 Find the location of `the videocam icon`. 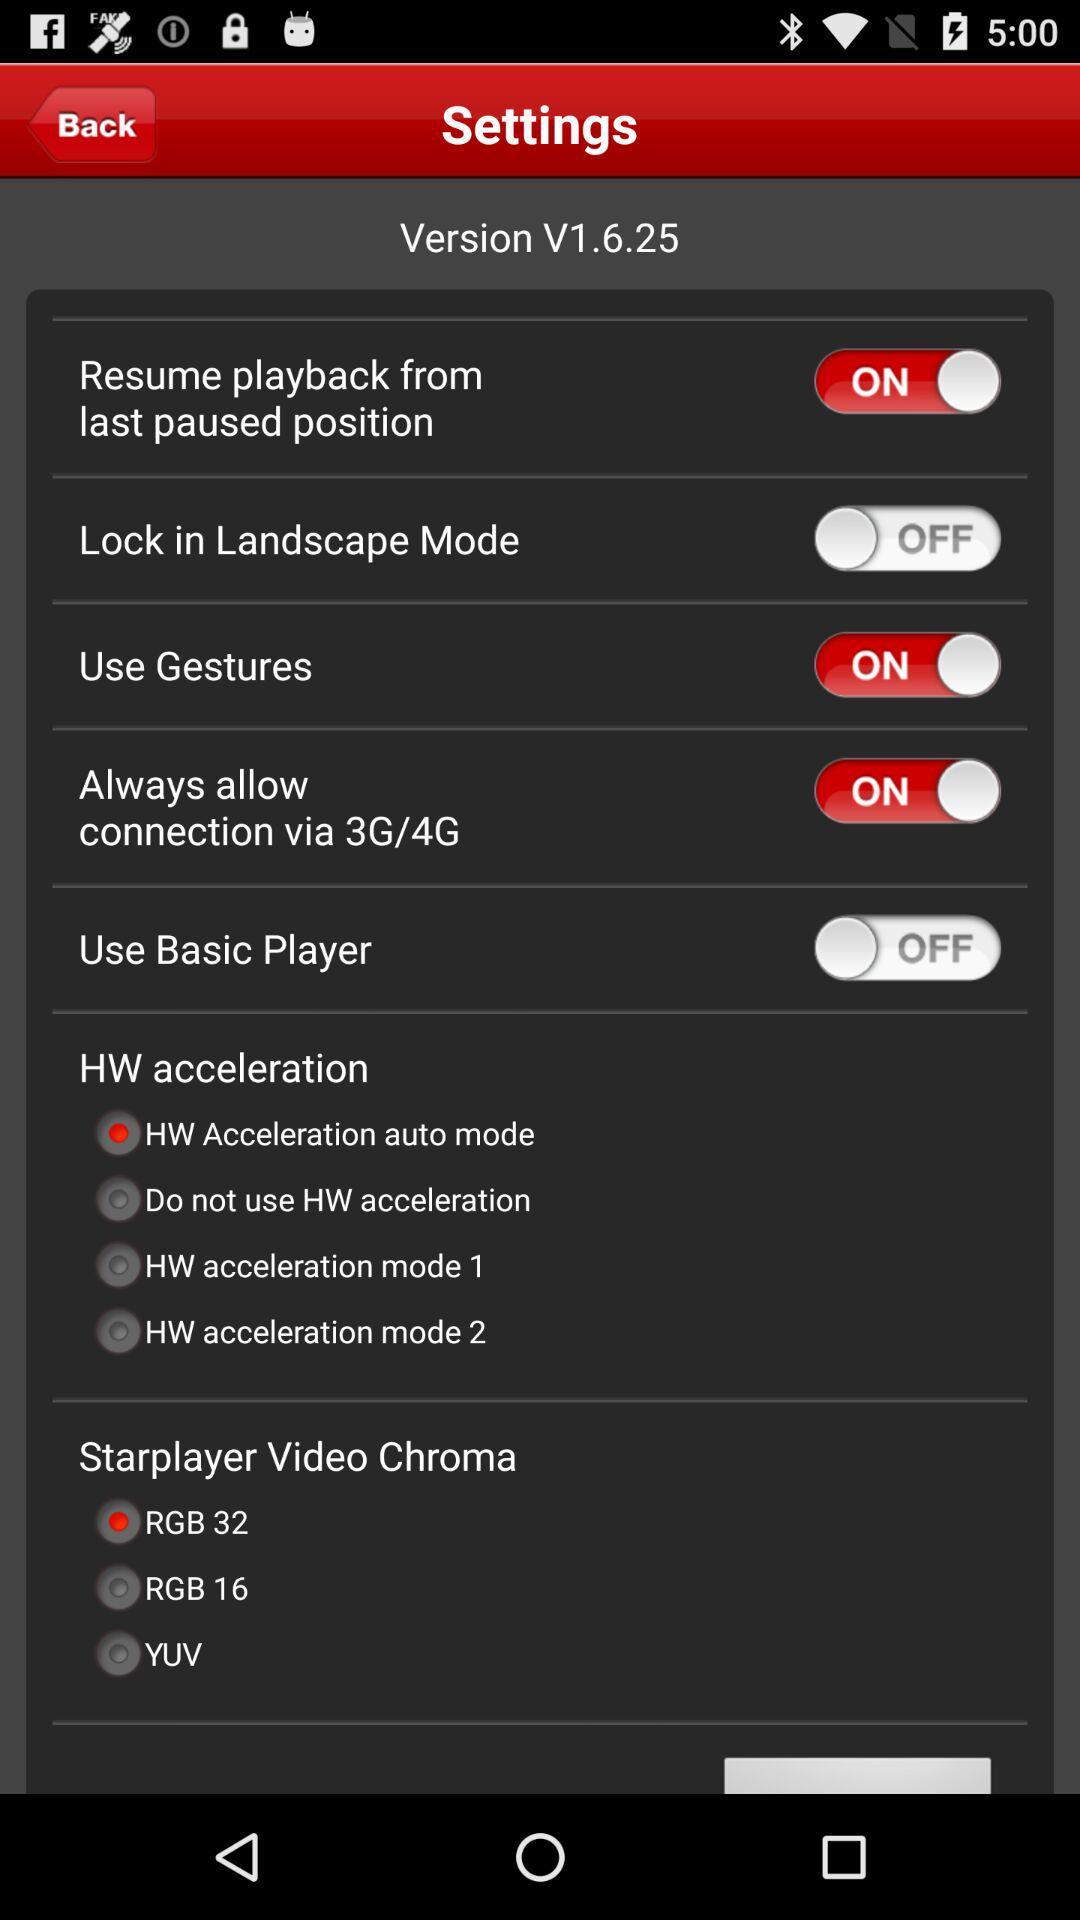

the videocam icon is located at coordinates (91, 131).